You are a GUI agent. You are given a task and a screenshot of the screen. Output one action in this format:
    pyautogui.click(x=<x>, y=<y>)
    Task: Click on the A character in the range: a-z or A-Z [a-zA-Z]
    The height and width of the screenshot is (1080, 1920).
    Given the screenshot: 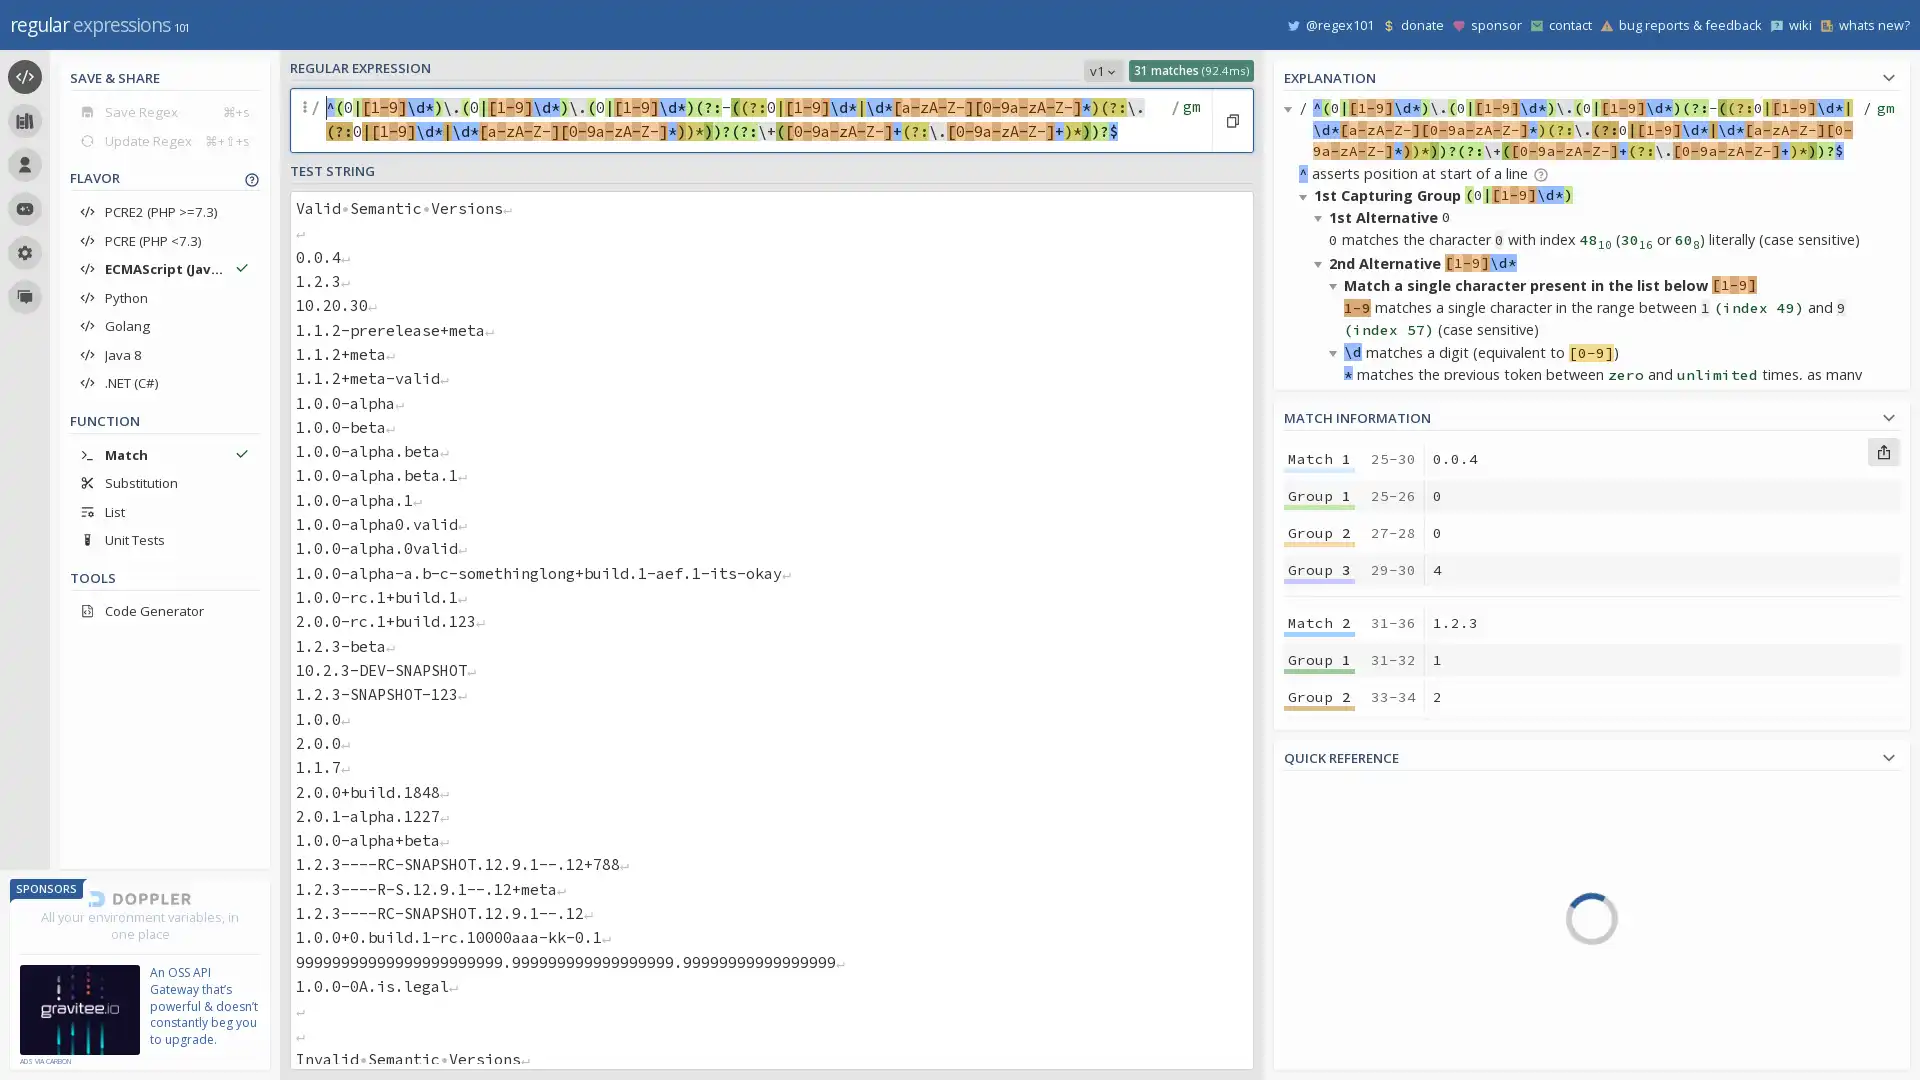 What is the action you would take?
    pyautogui.click(x=1691, y=906)
    